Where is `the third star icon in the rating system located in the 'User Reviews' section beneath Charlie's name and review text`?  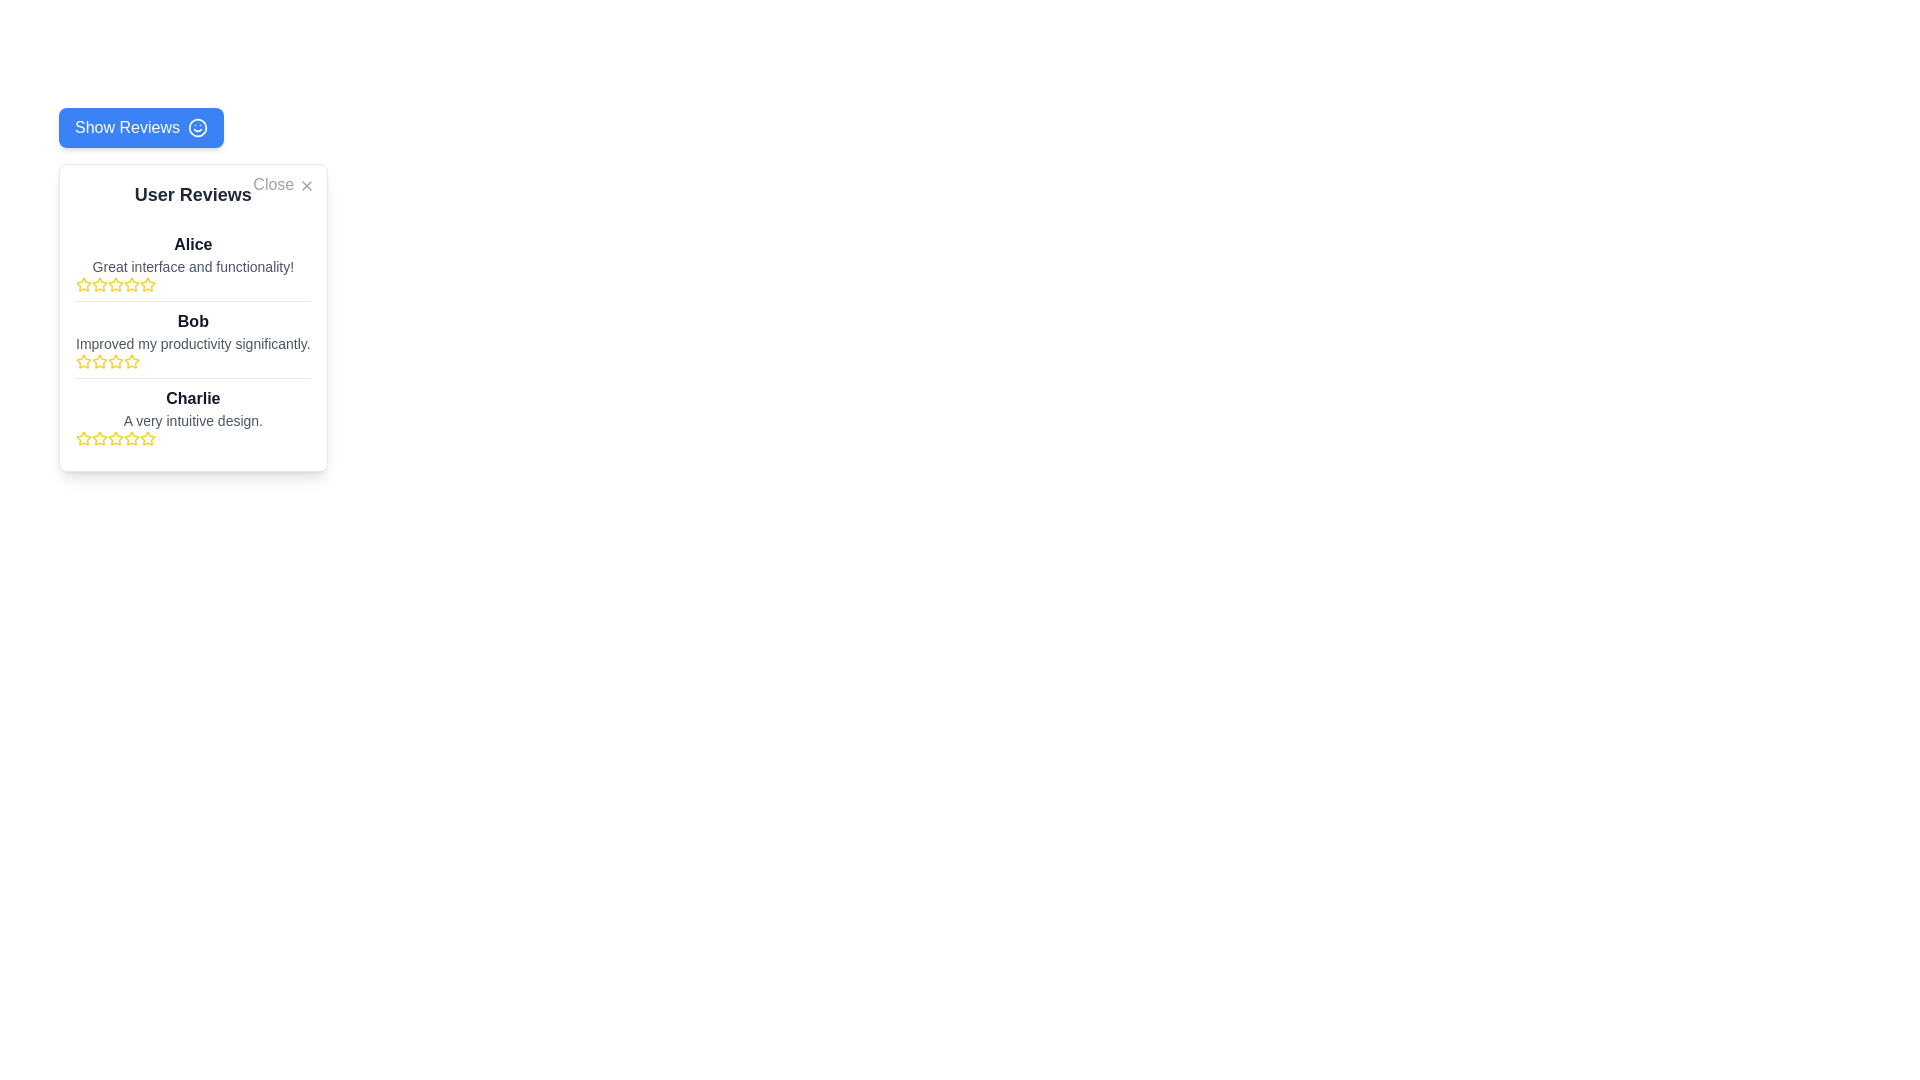
the third star icon in the rating system located in the 'User Reviews' section beneath Charlie's name and review text is located at coordinates (114, 437).